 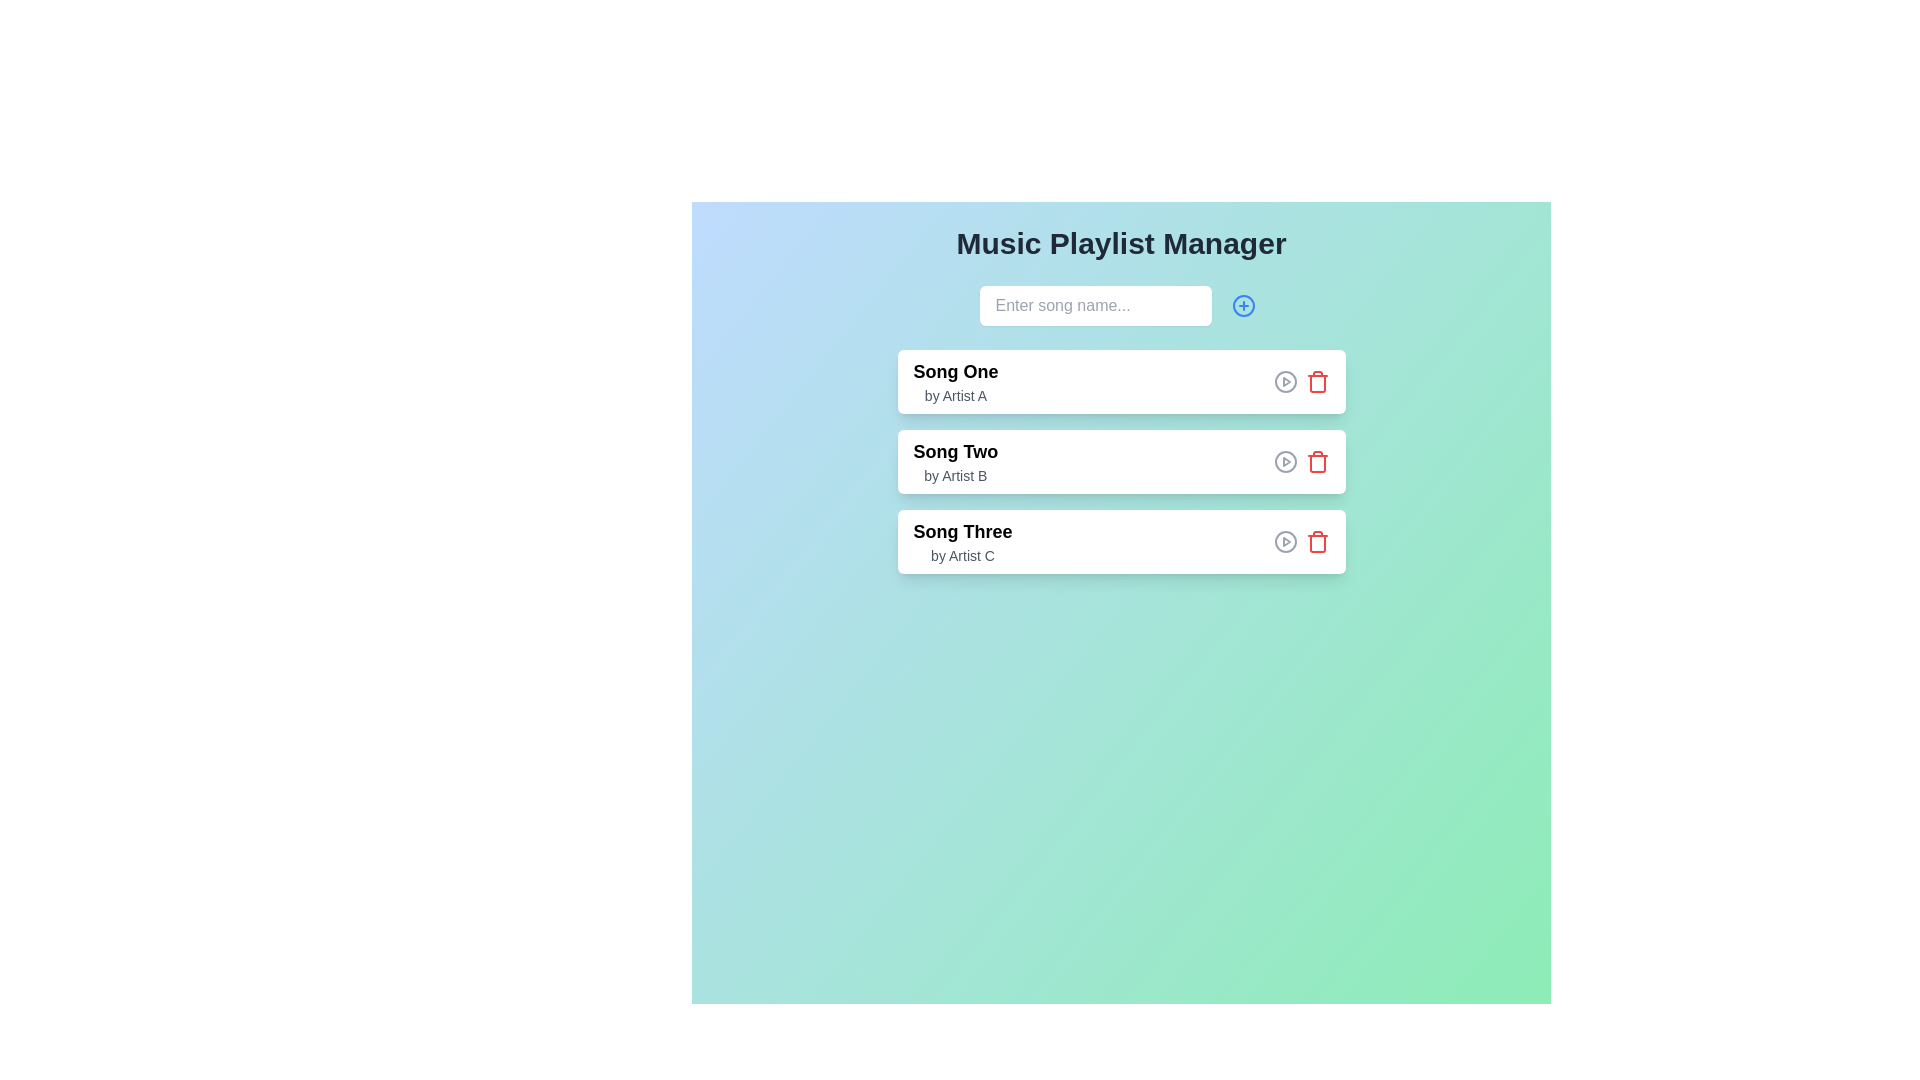 I want to click on the circular gray play icon in the interactive control grouping for 'Song One by Artist A' to play the song, so click(x=1301, y=381).